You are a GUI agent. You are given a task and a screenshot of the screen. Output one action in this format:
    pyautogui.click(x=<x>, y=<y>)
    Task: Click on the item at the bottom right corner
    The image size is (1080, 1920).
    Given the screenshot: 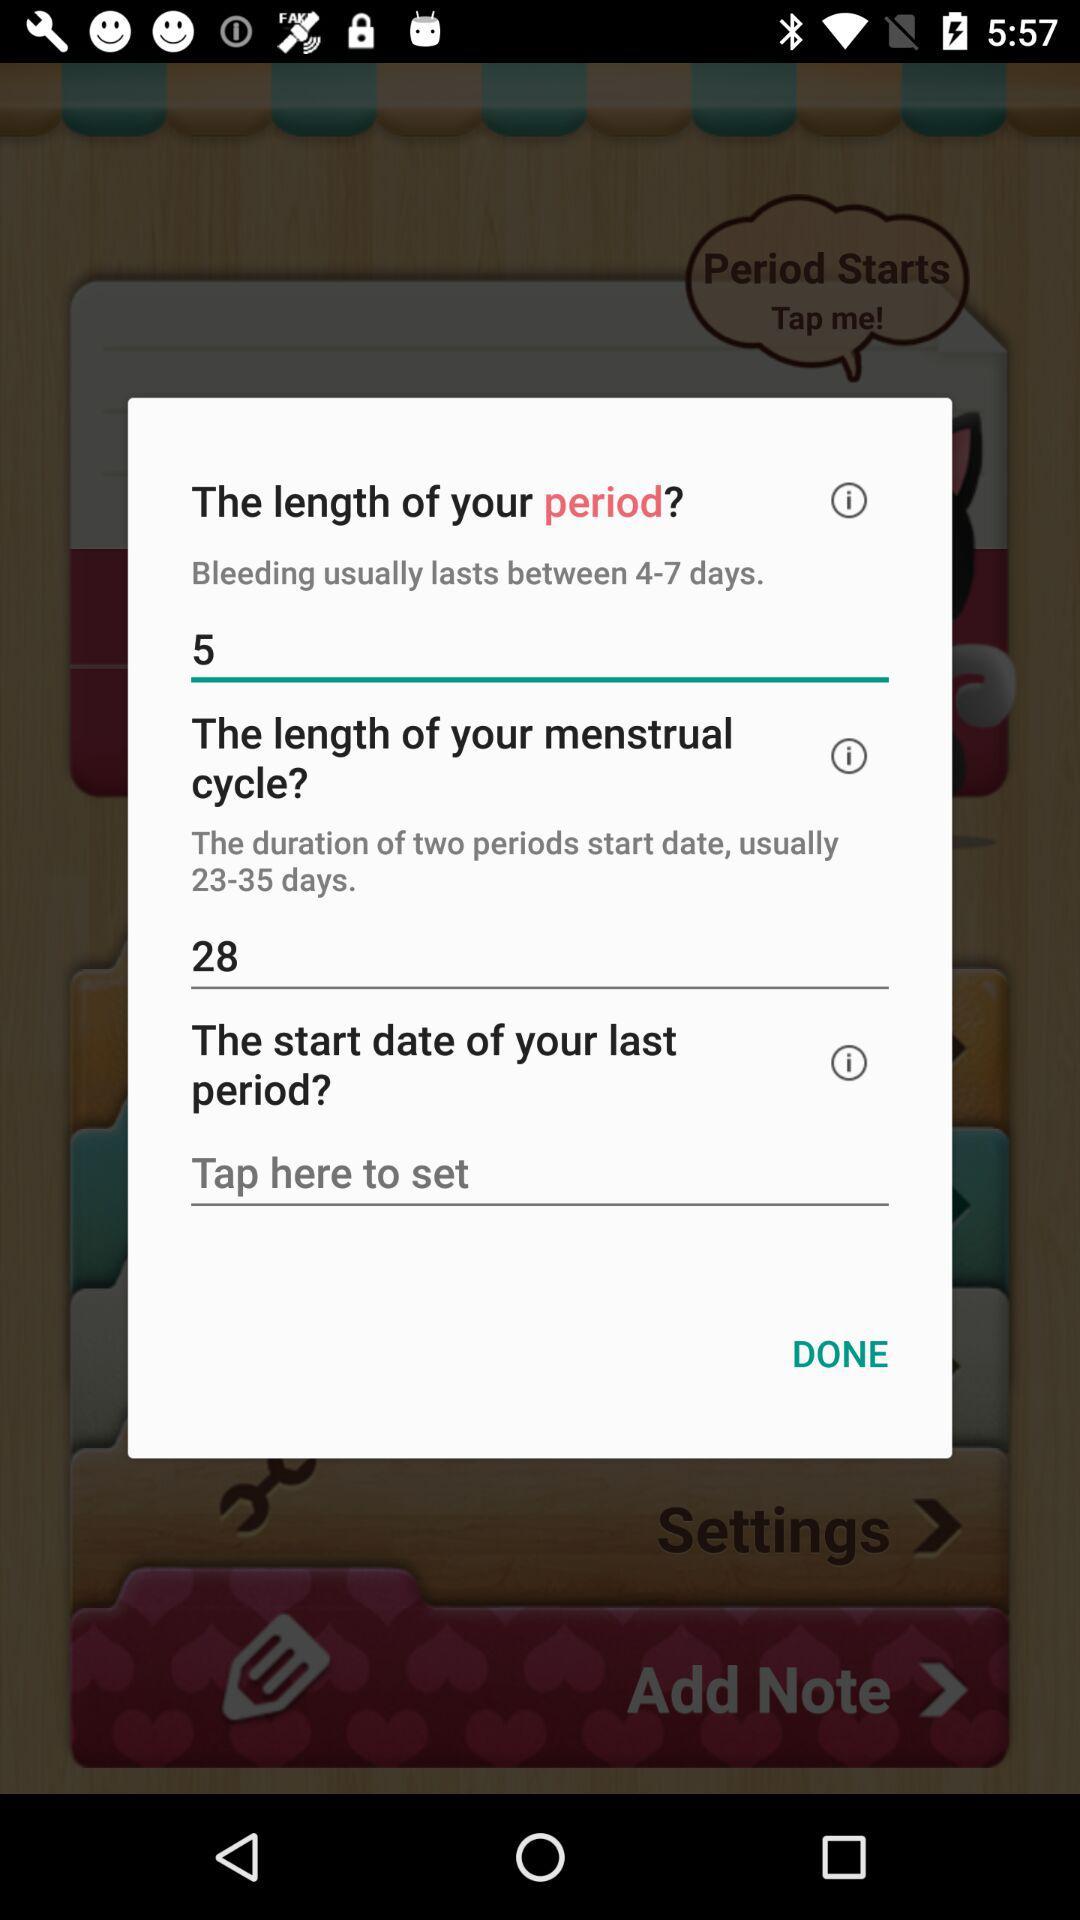 What is the action you would take?
    pyautogui.click(x=840, y=1353)
    